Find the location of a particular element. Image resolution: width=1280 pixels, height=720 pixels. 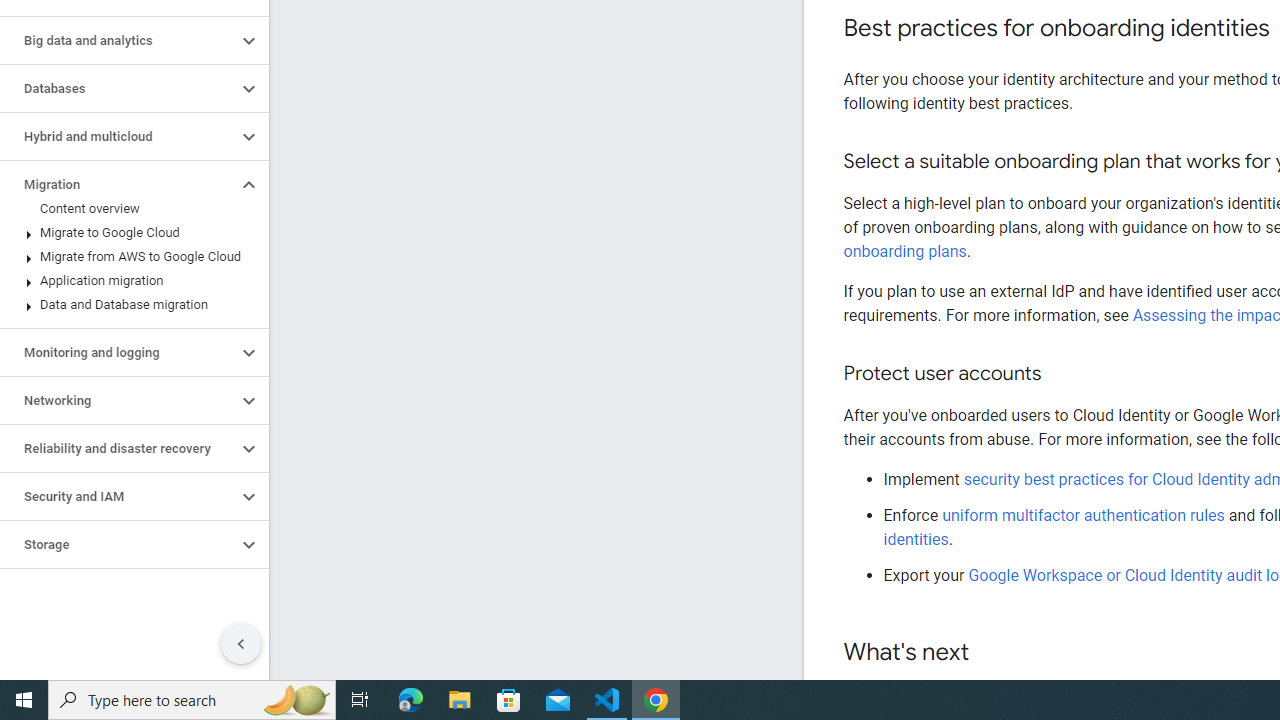

'Reliability and disaster recovery' is located at coordinates (117, 447).